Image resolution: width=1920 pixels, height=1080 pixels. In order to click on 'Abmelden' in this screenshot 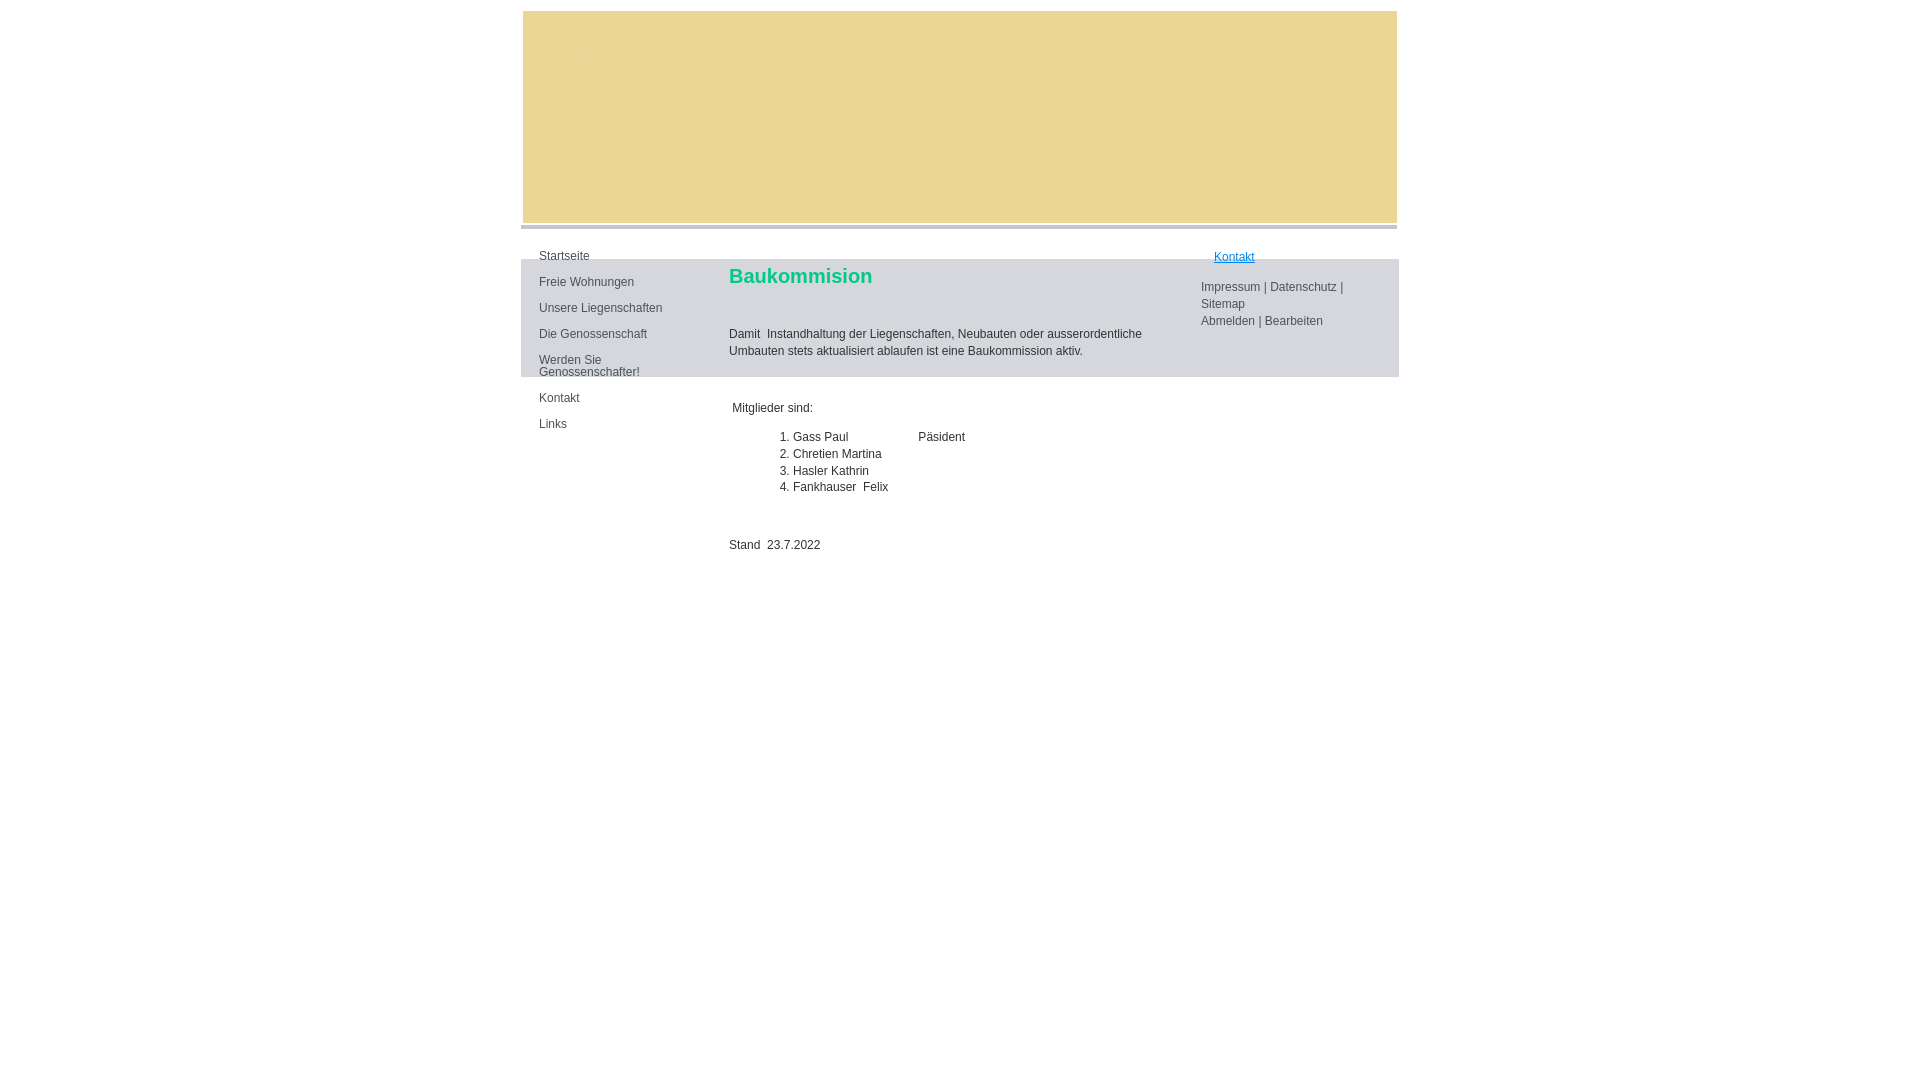, I will do `click(1228, 319)`.